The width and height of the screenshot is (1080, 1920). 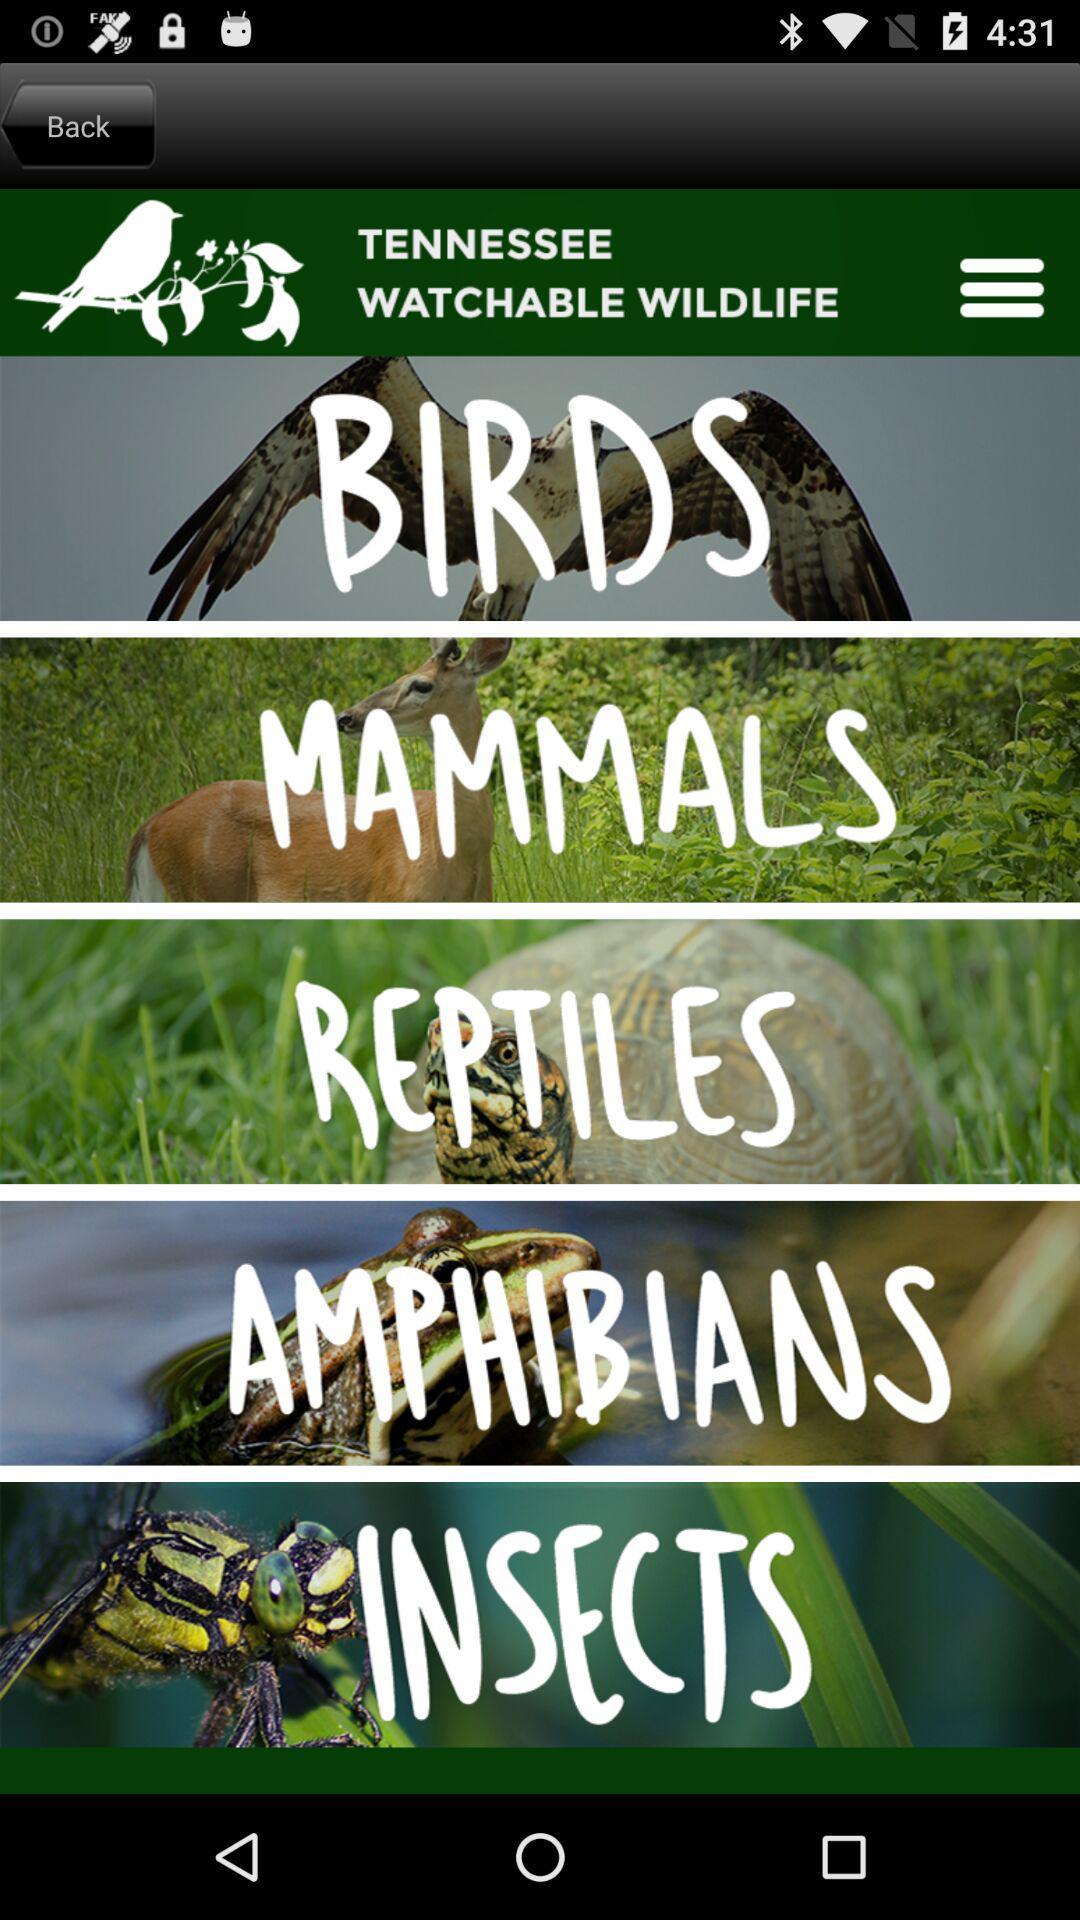 What do you see at coordinates (540, 991) in the screenshot?
I see `navigate sections of the app` at bounding box center [540, 991].